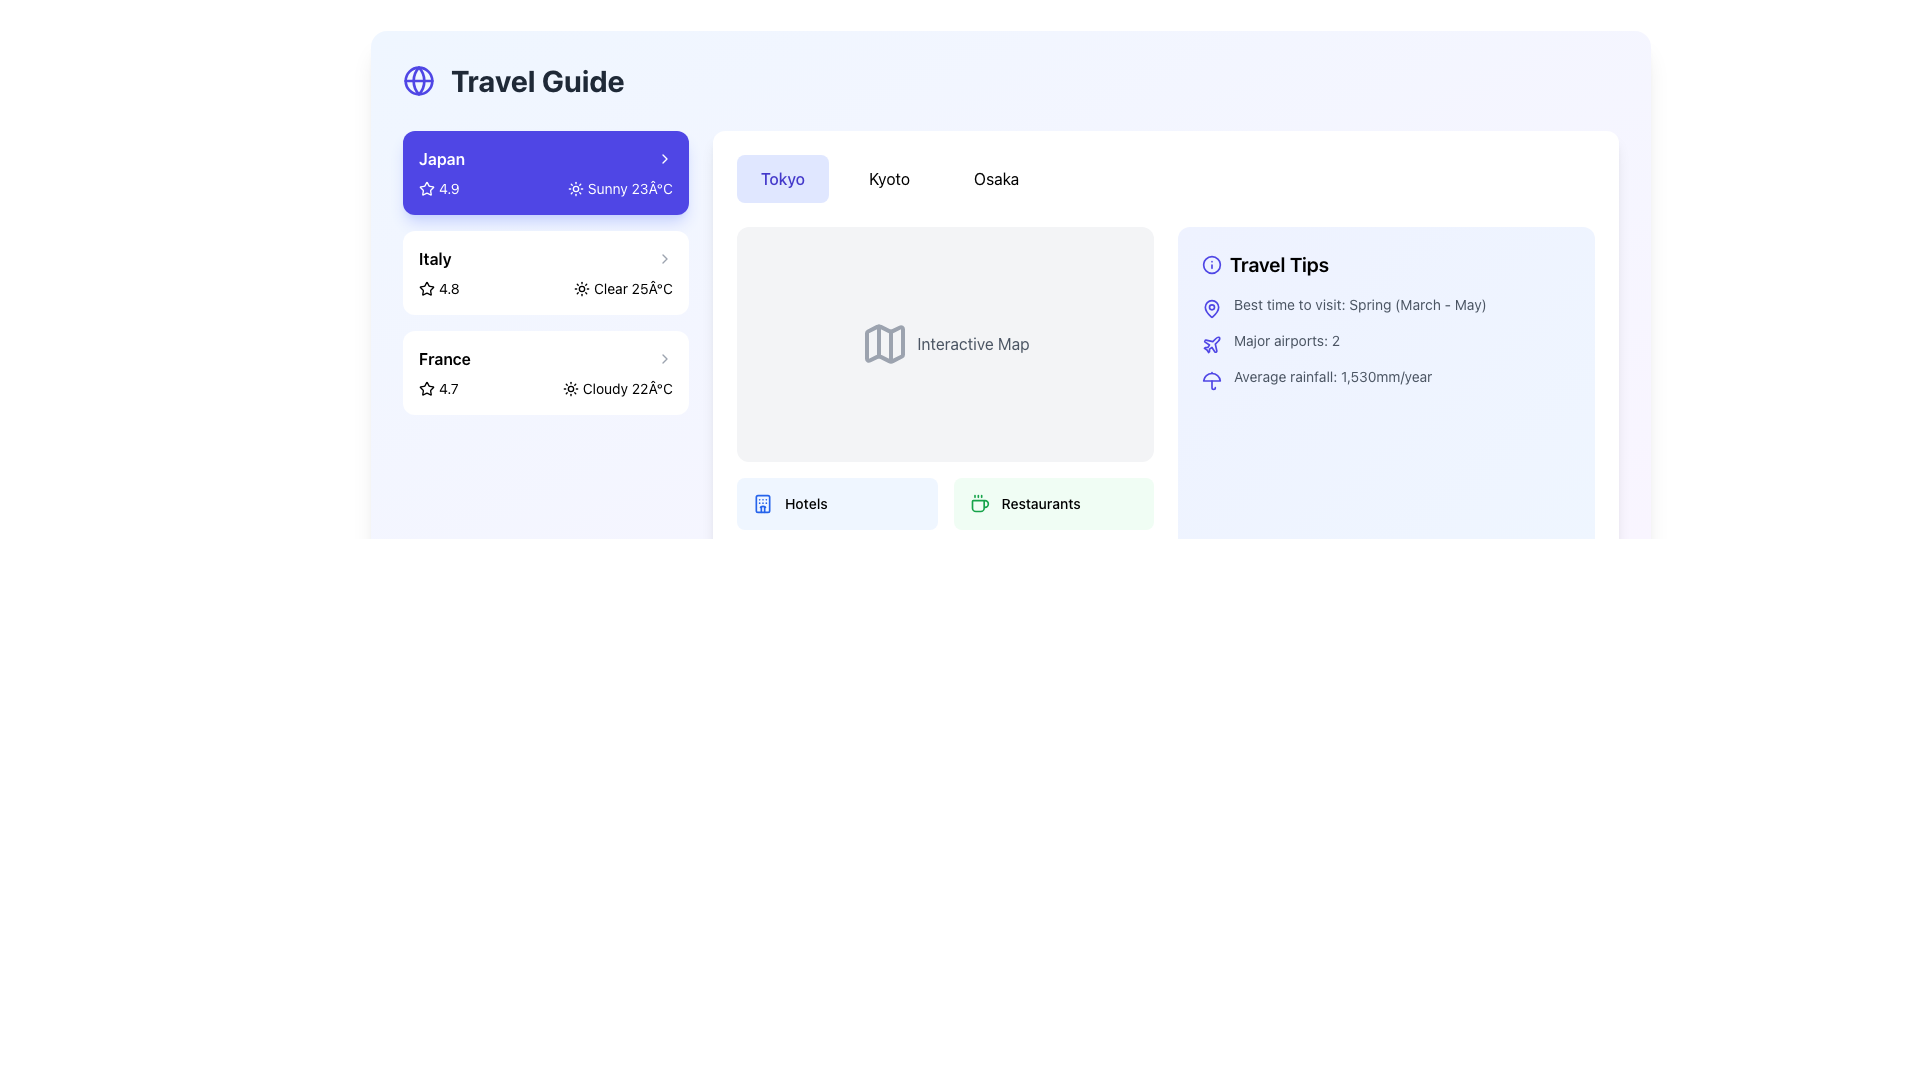 The height and width of the screenshot is (1080, 1920). Describe the element at coordinates (448, 289) in the screenshot. I see `the text label displaying the rating '4.8' which is aligned horizontally with a star icon in the 'Italy' section of the vertically stacked list` at that location.